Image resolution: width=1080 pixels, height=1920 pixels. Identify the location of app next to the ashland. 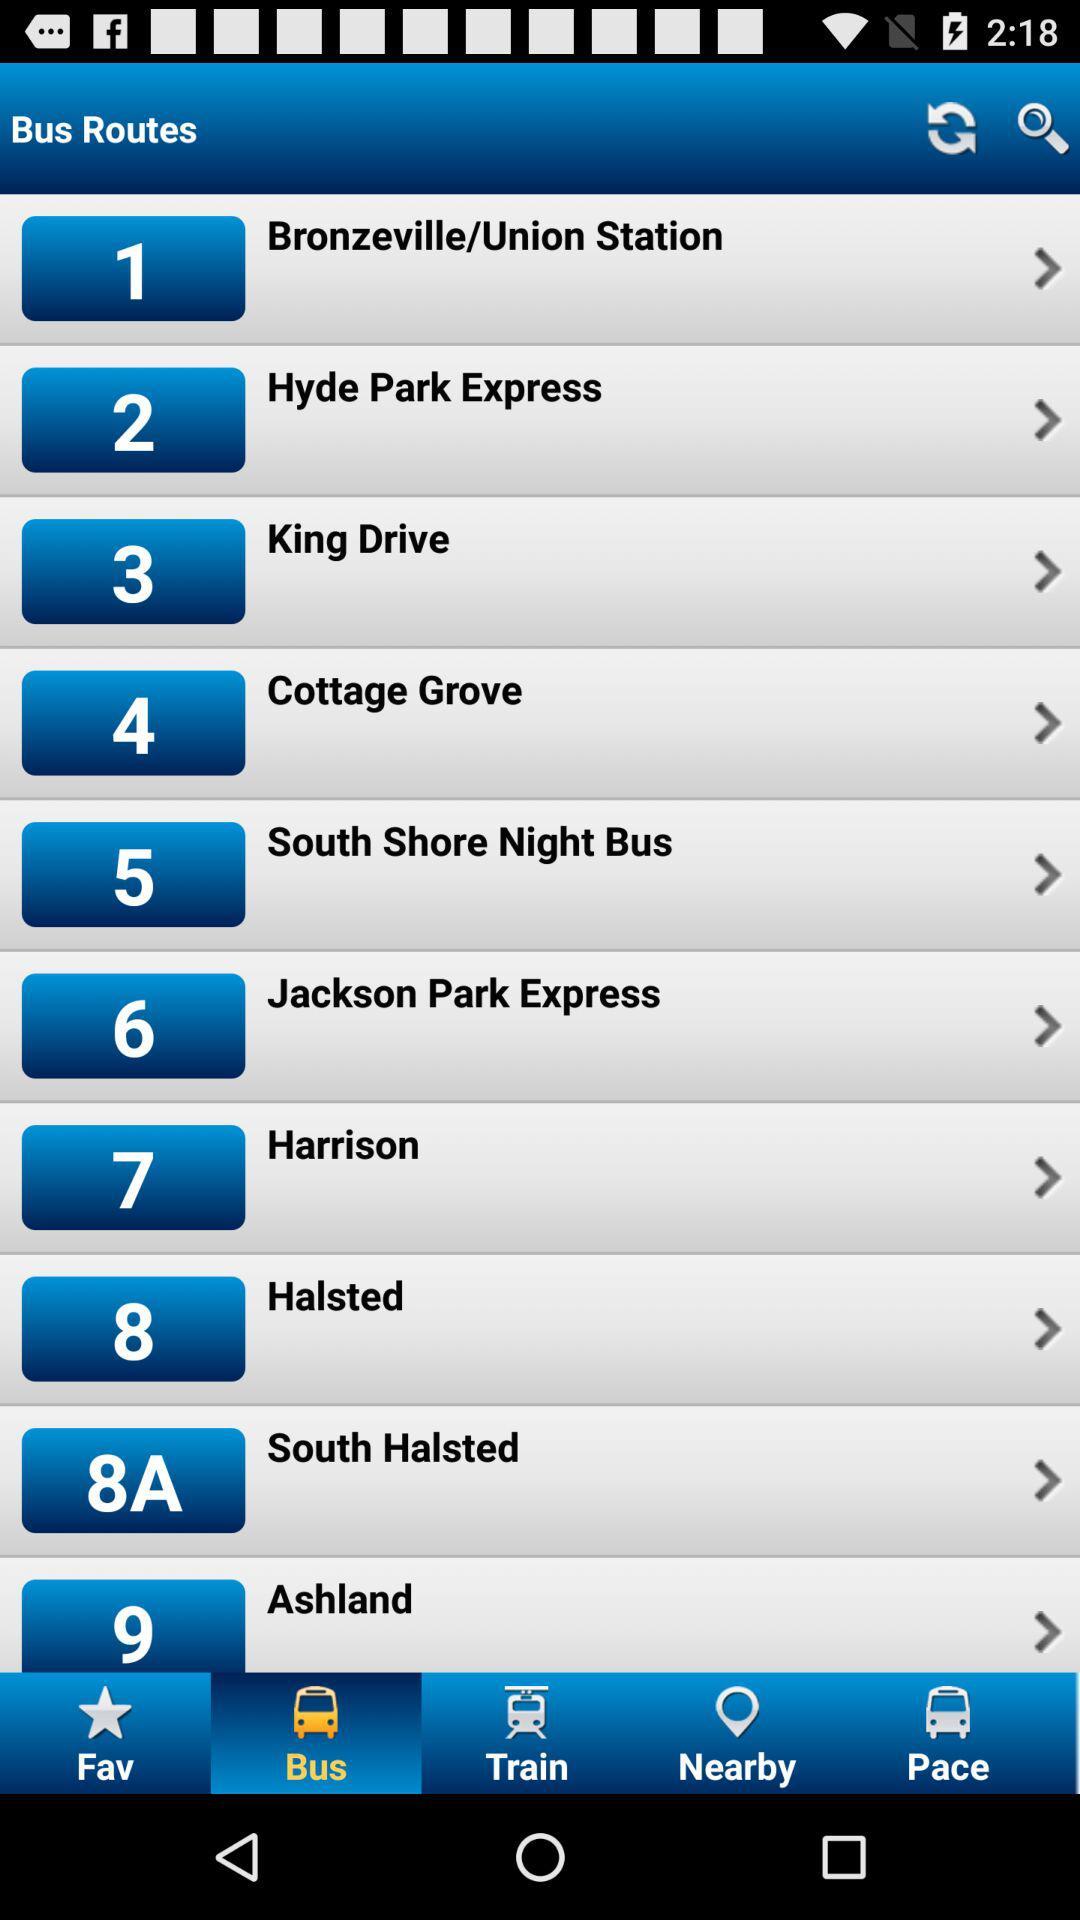
(1044, 1632).